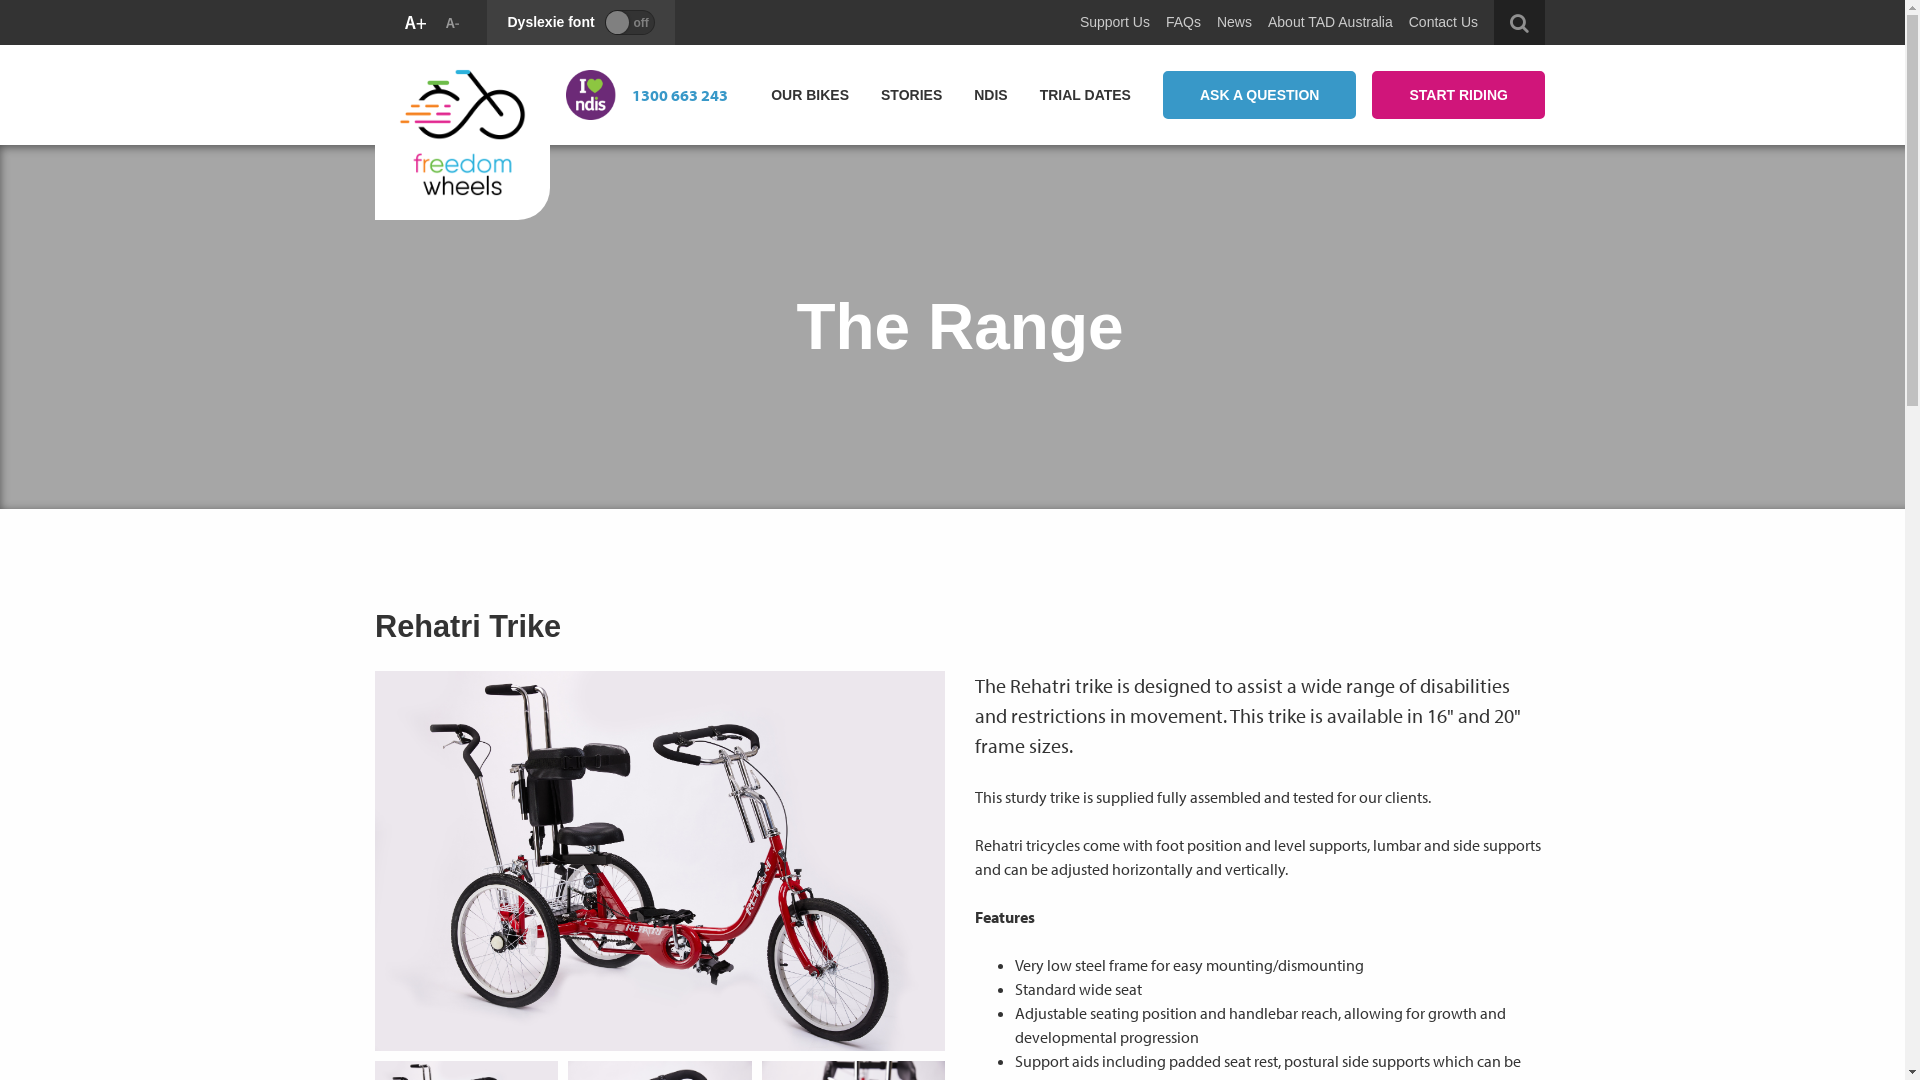 The width and height of the screenshot is (1920, 1080). What do you see at coordinates (1023, 94) in the screenshot?
I see `'TRIAL DATES'` at bounding box center [1023, 94].